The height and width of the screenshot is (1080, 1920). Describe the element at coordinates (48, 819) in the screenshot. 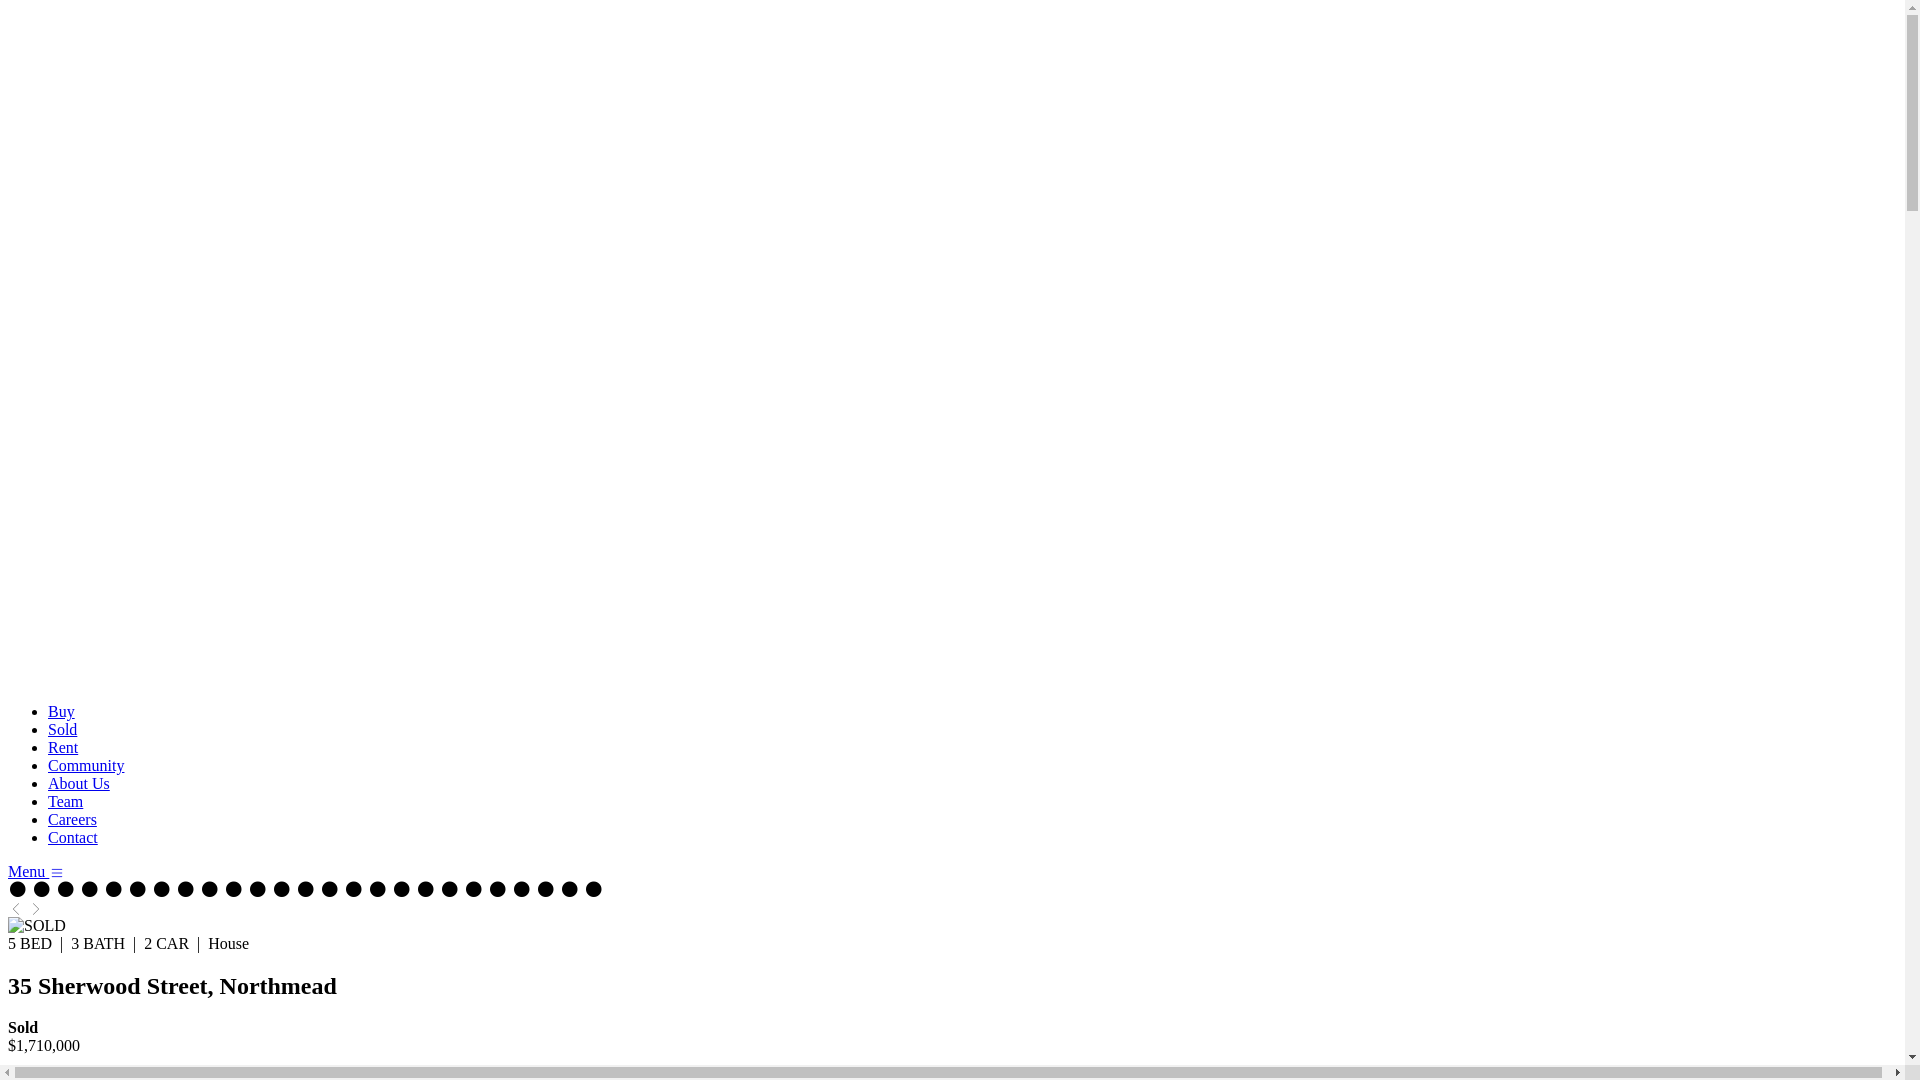

I see `'Careers'` at that location.